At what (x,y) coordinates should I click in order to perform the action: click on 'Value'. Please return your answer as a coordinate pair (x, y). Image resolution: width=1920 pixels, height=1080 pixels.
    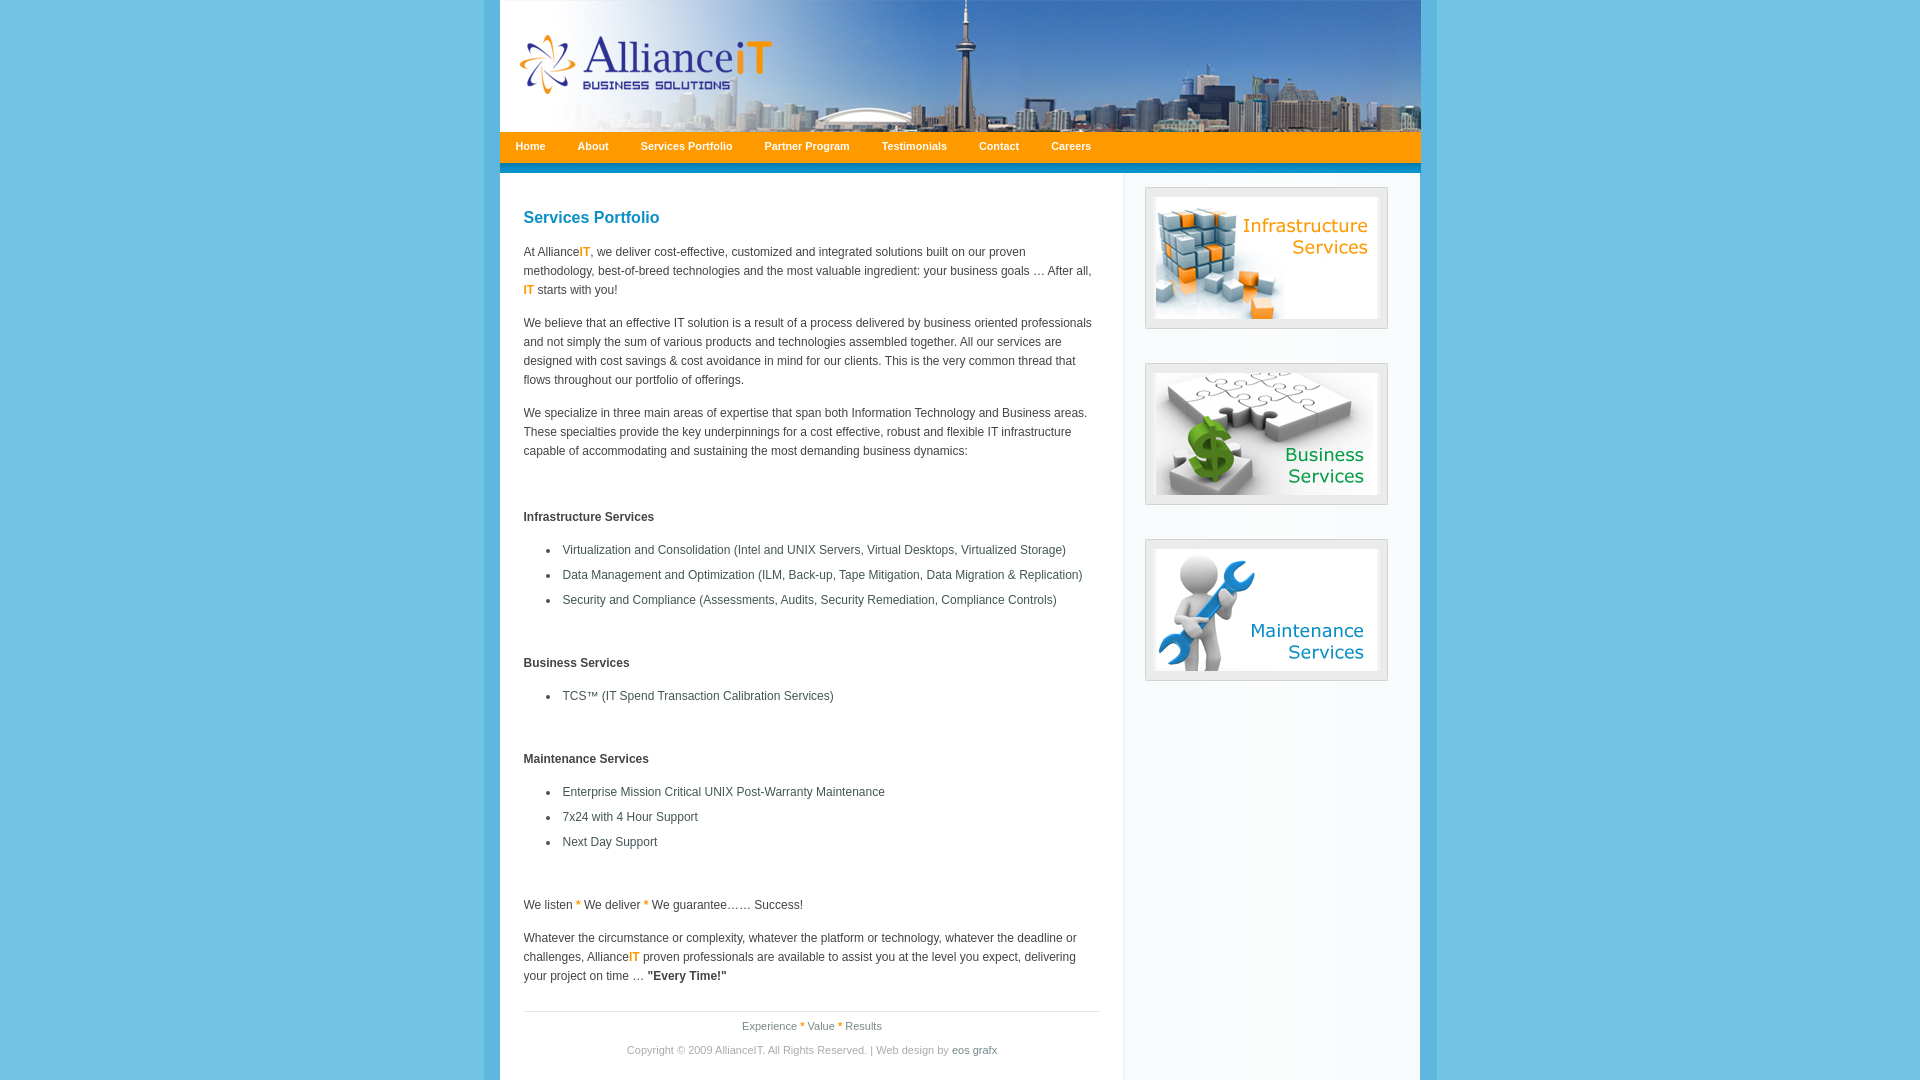
    Looking at the image, I should click on (821, 1026).